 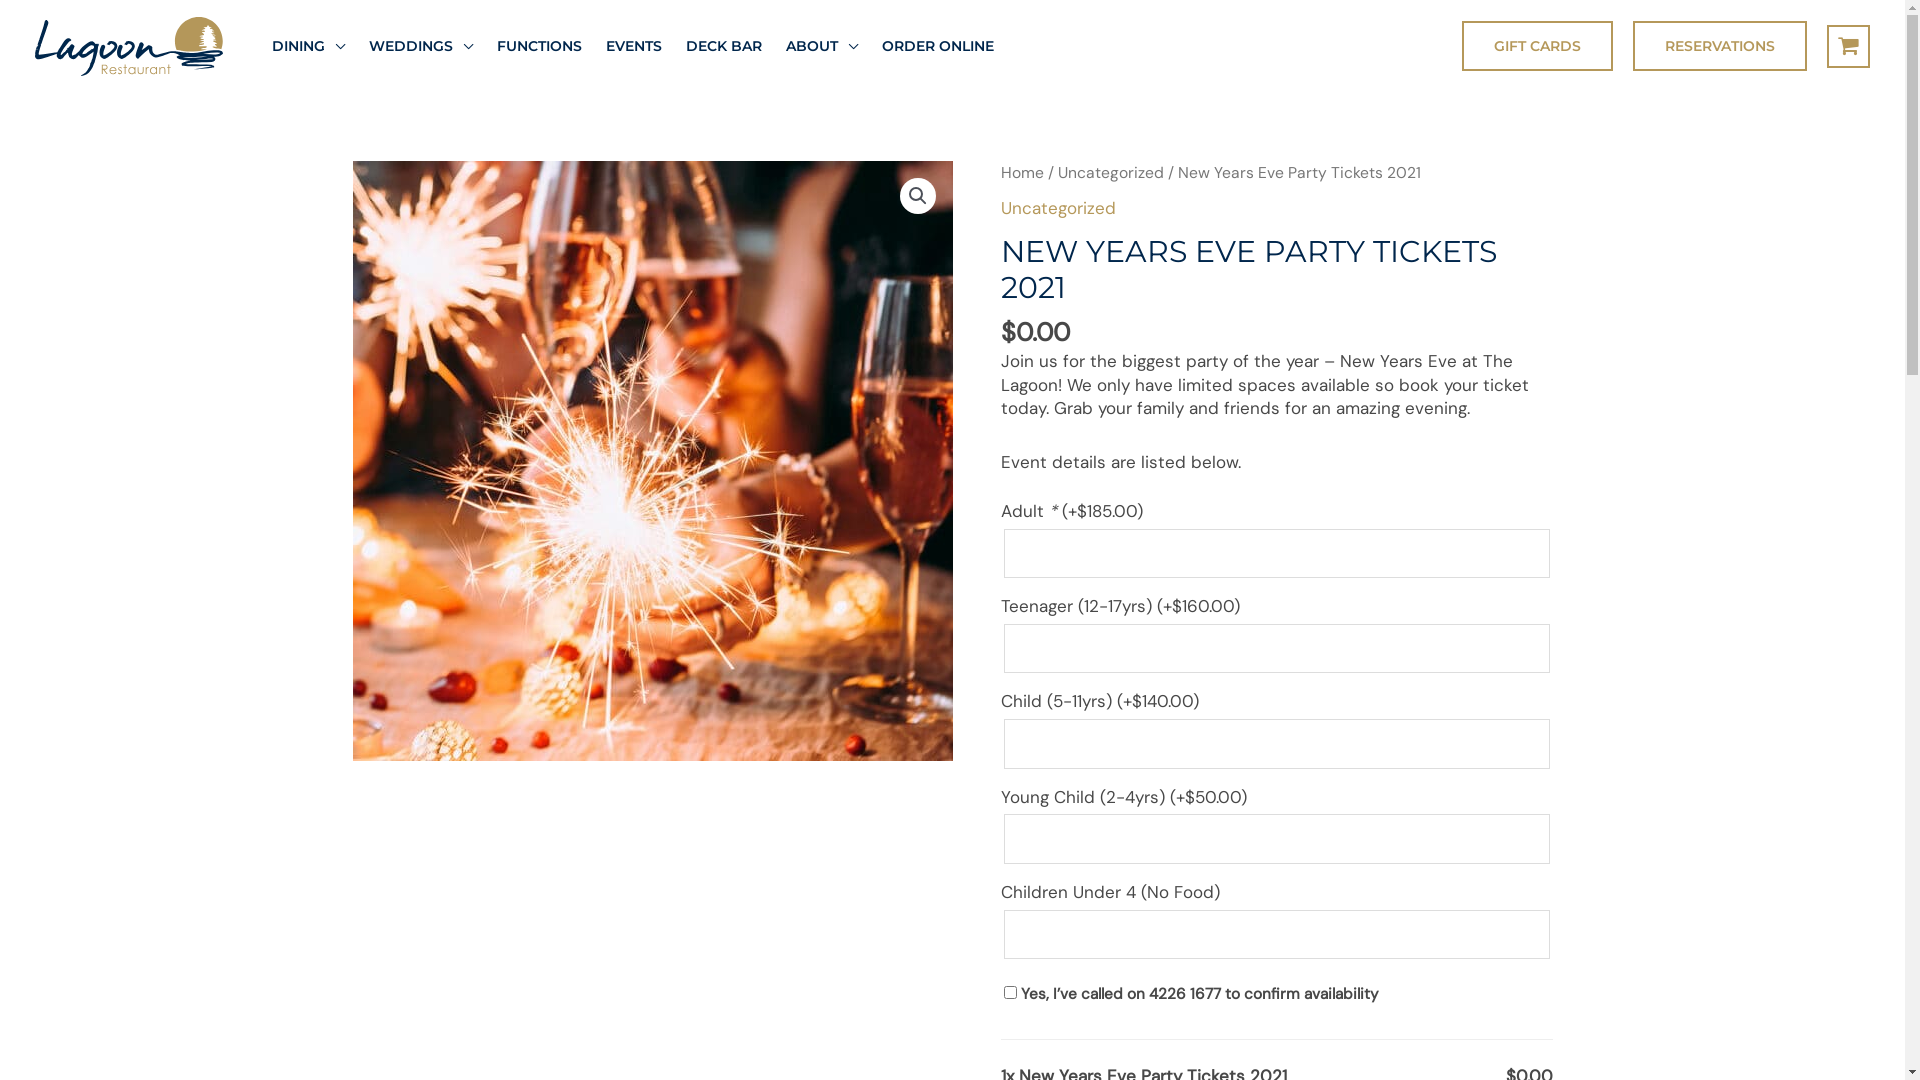 I want to click on 'DECK BAR', so click(x=723, y=45).